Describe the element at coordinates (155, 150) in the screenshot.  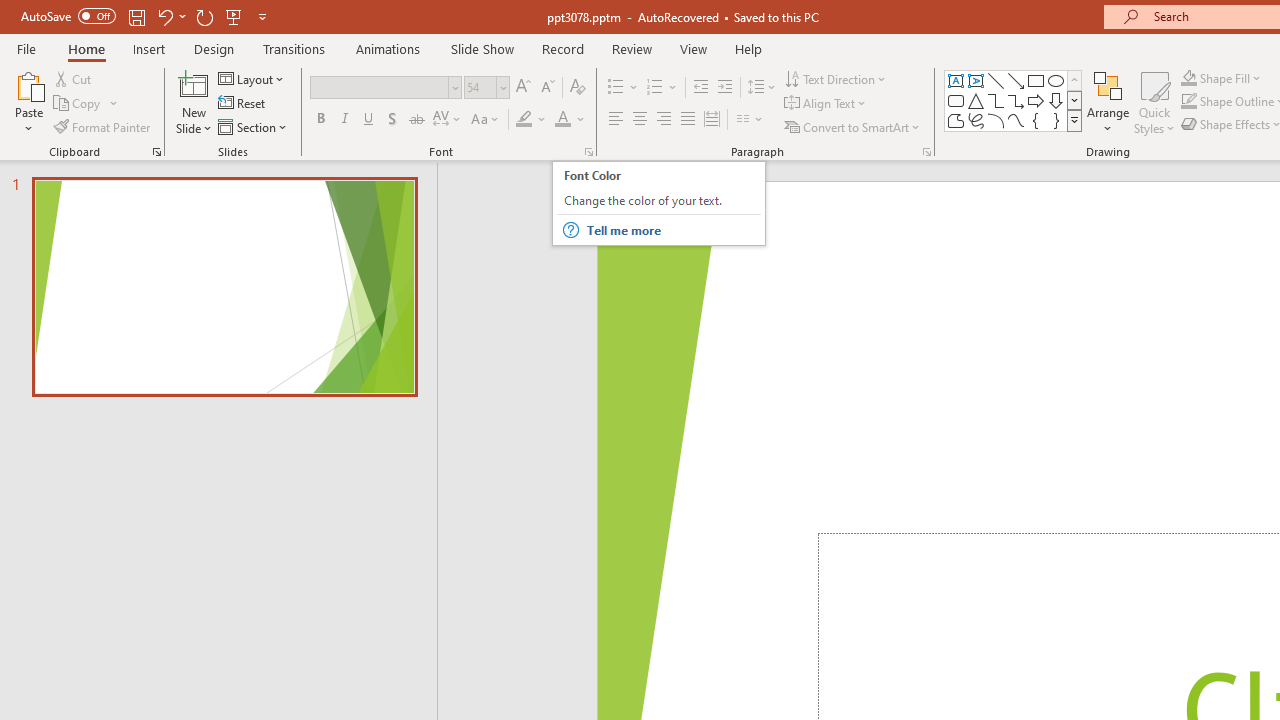
I see `'Office Clipboard...'` at that location.